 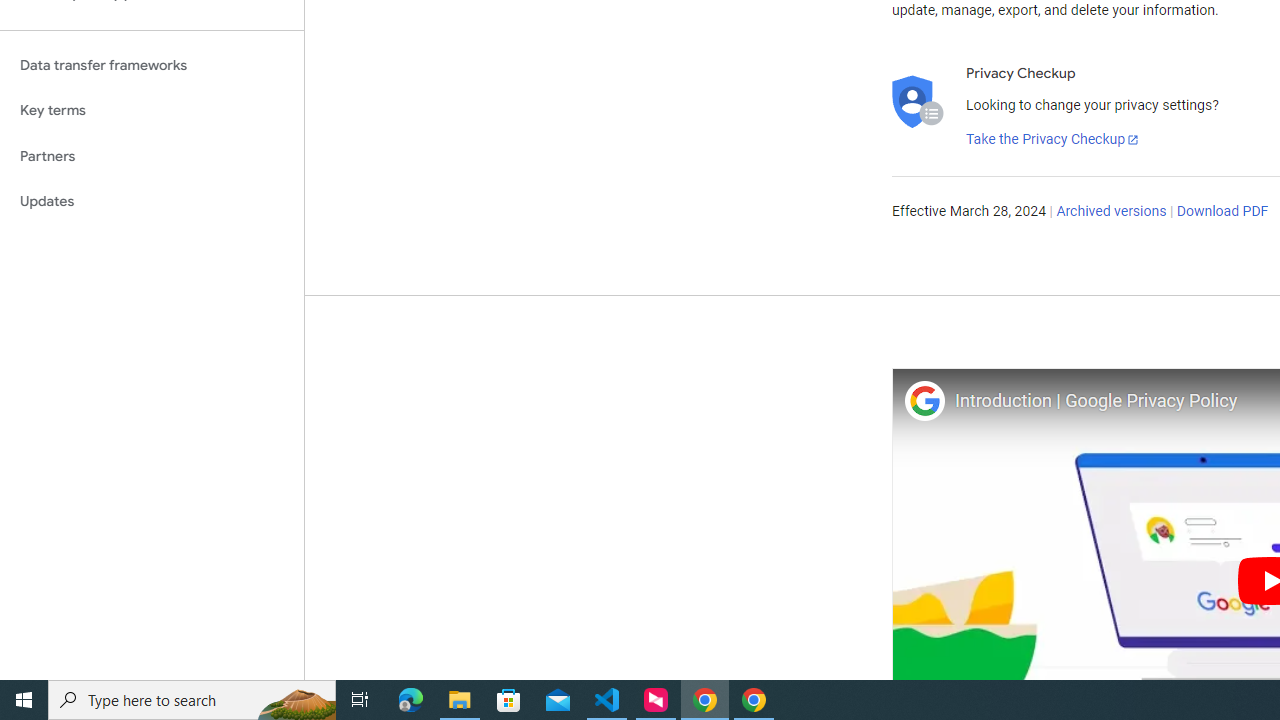 I want to click on 'Take the Privacy Checkup', so click(x=1052, y=139).